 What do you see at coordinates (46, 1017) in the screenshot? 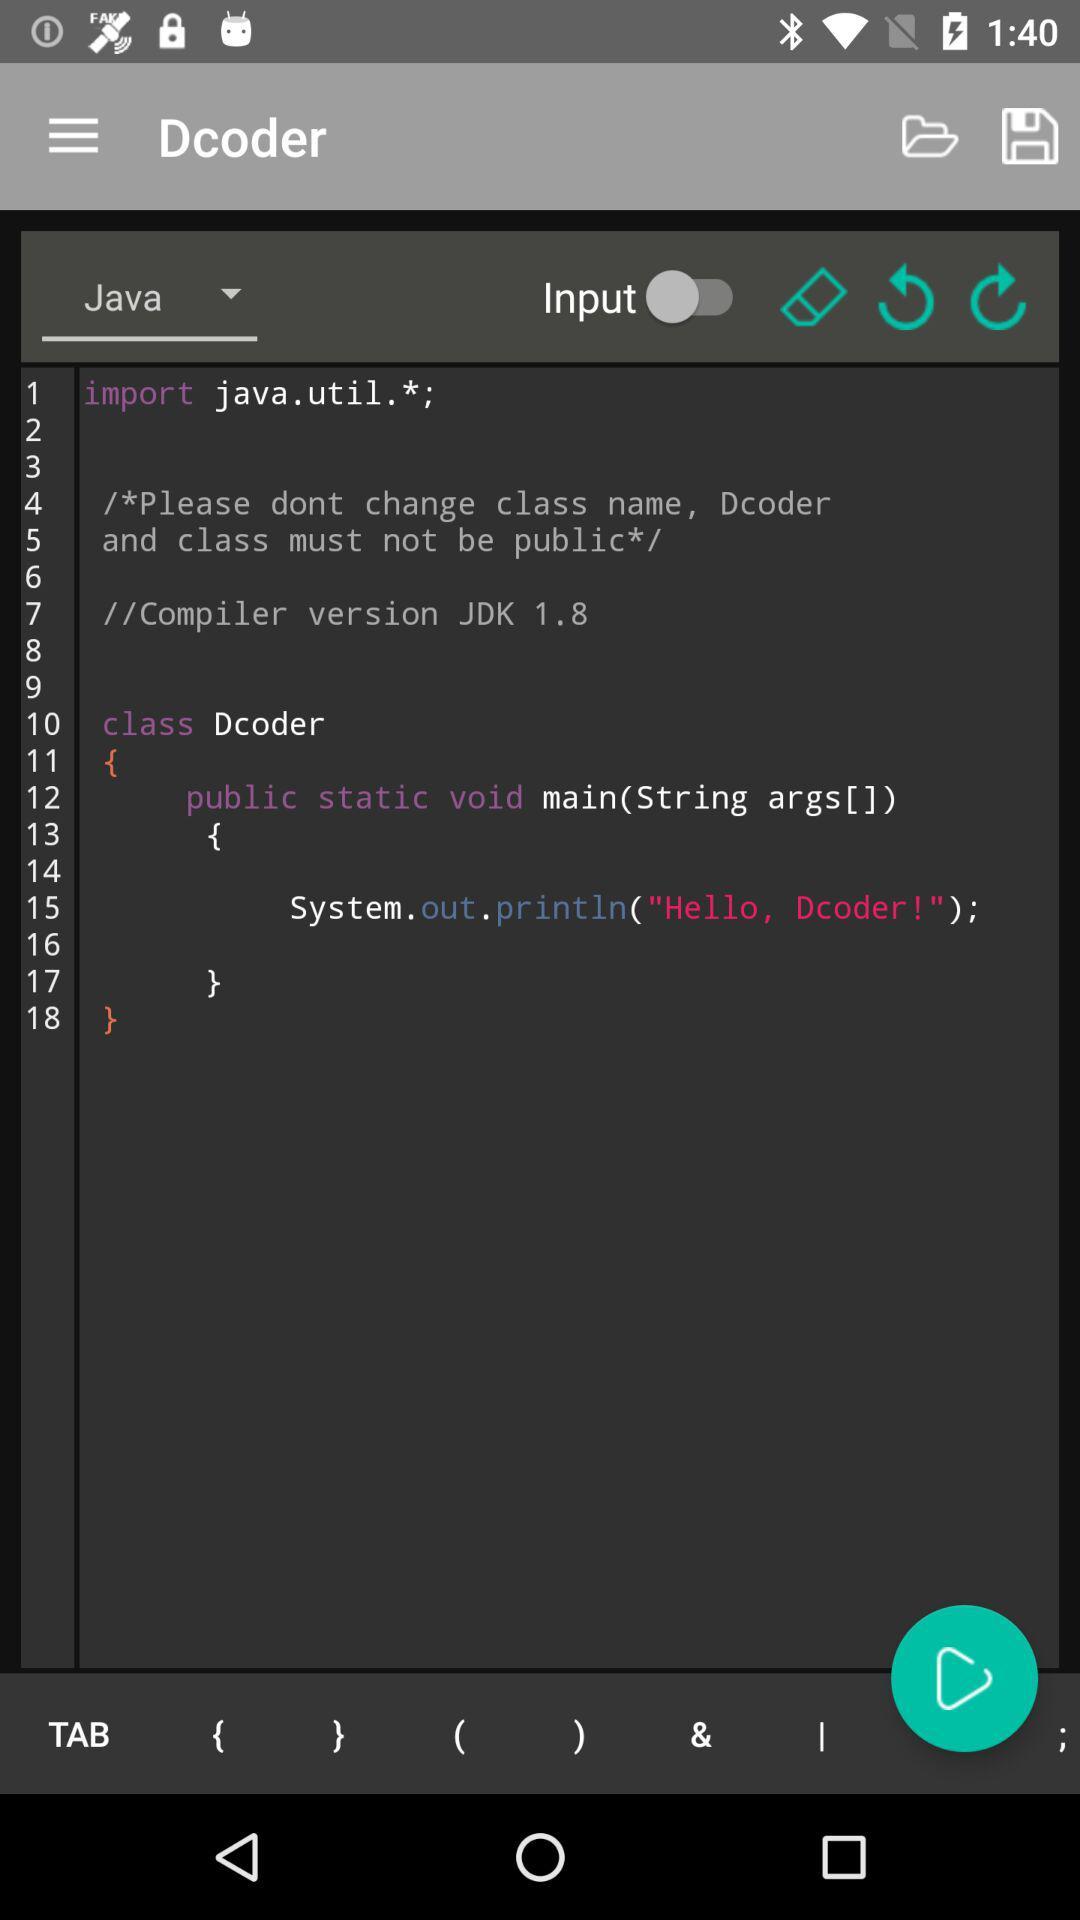
I see `the 1 2 3` at bounding box center [46, 1017].